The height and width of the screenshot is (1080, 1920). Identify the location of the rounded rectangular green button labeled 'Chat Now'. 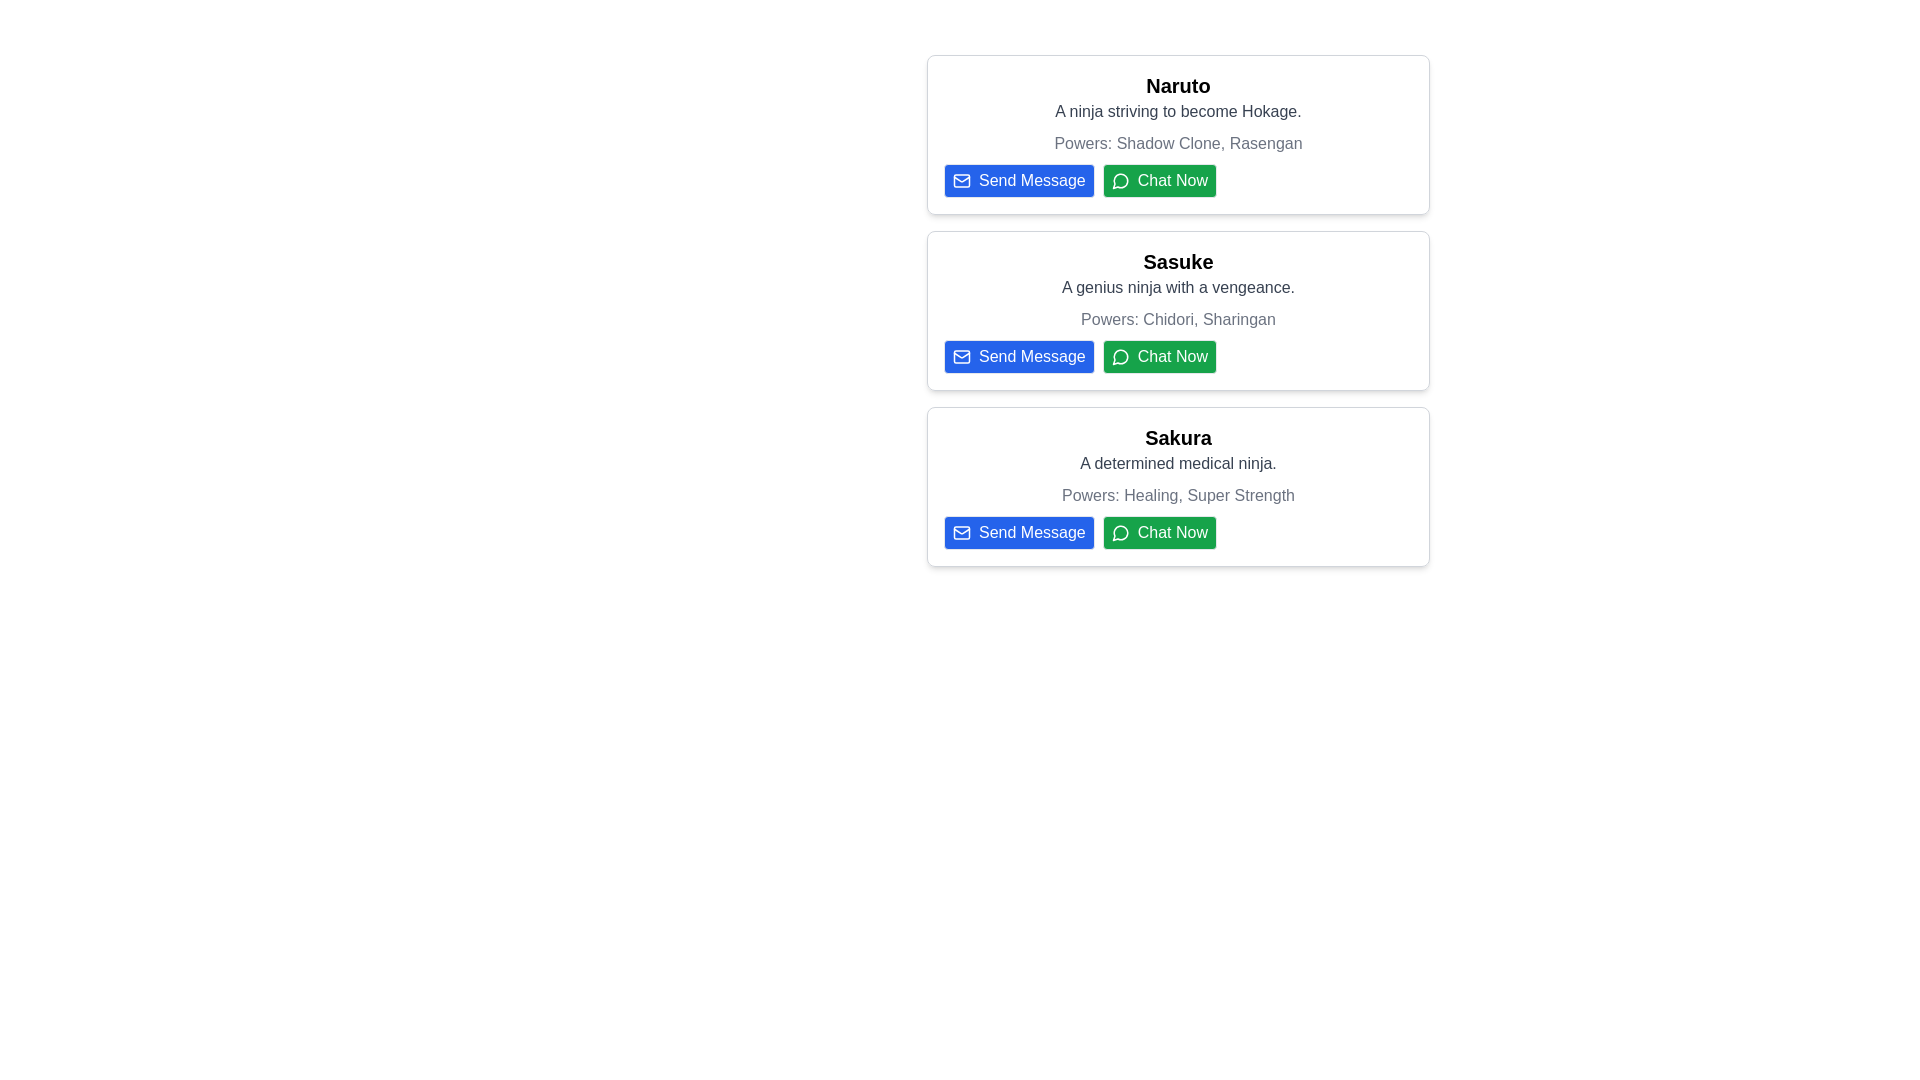
(1159, 181).